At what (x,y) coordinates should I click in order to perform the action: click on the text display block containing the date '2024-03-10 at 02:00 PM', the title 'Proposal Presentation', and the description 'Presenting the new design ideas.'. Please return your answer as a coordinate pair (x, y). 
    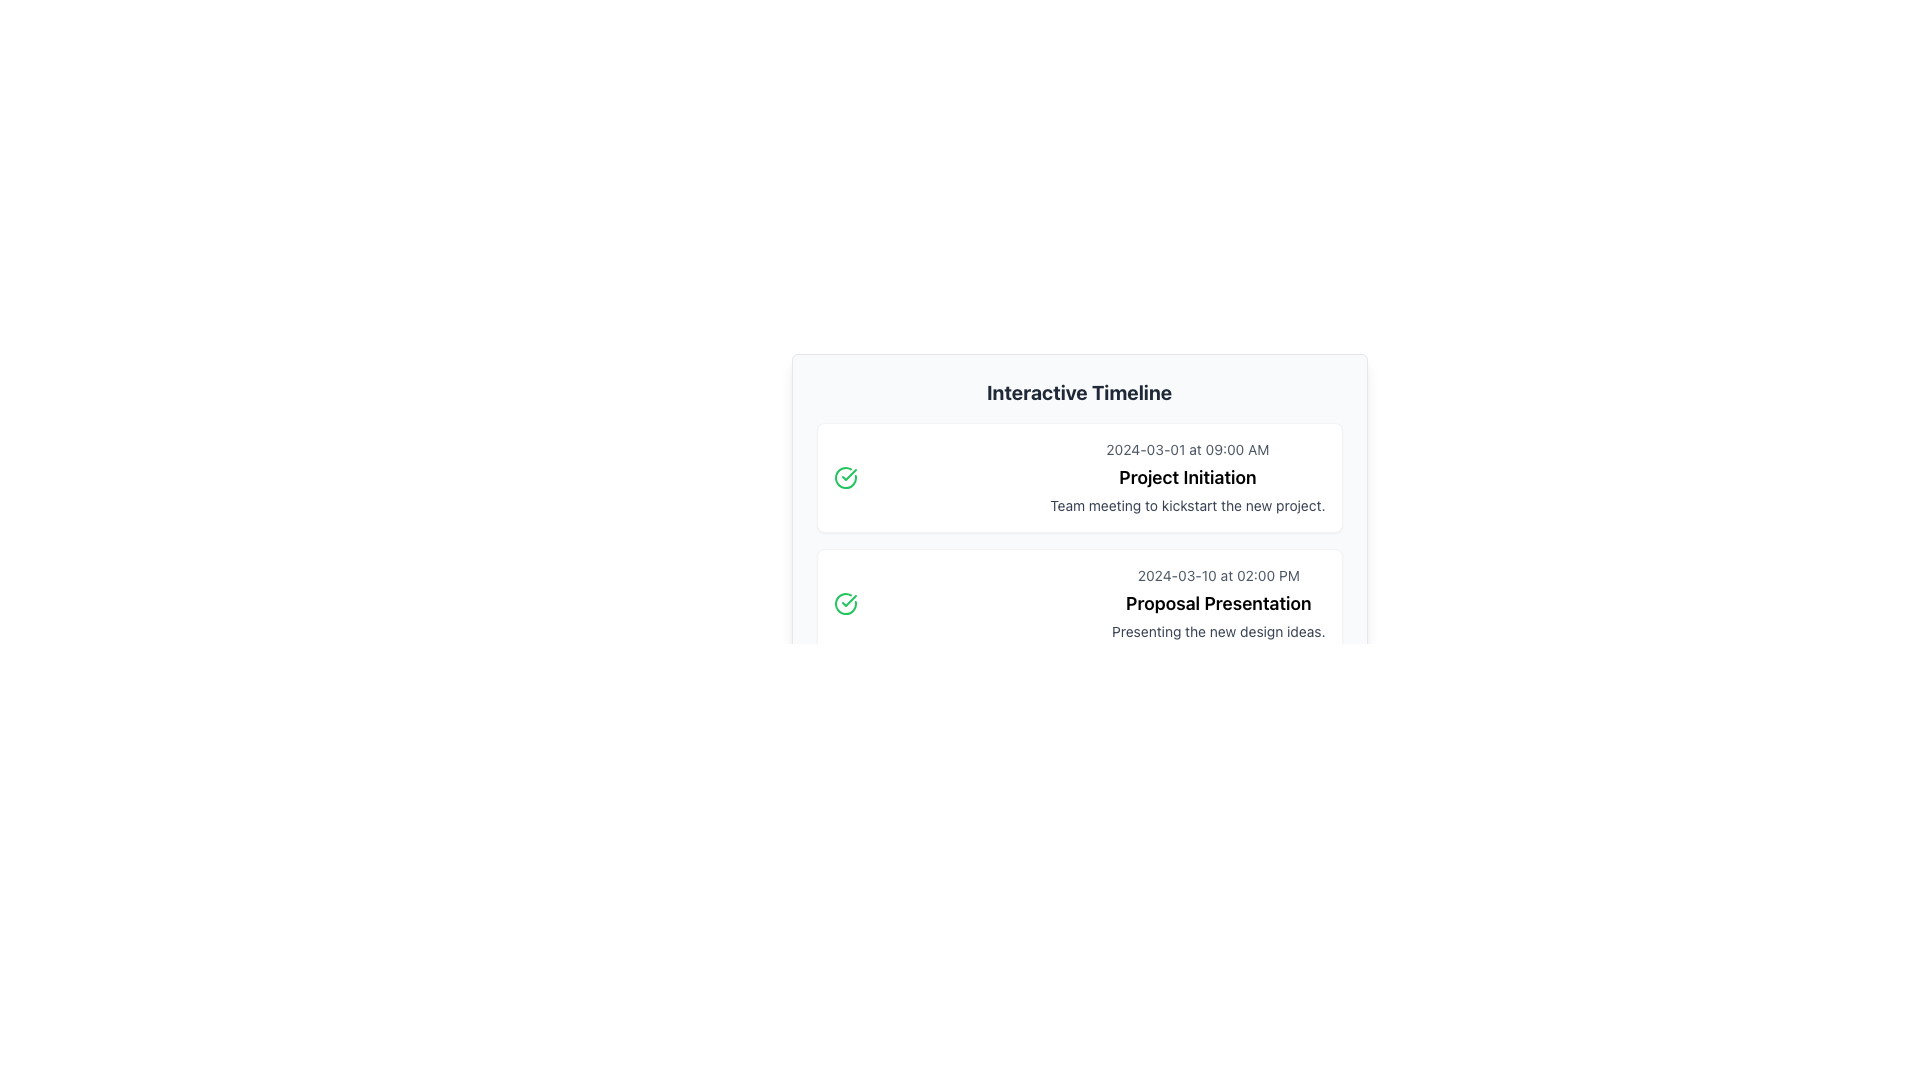
    Looking at the image, I should click on (1217, 603).